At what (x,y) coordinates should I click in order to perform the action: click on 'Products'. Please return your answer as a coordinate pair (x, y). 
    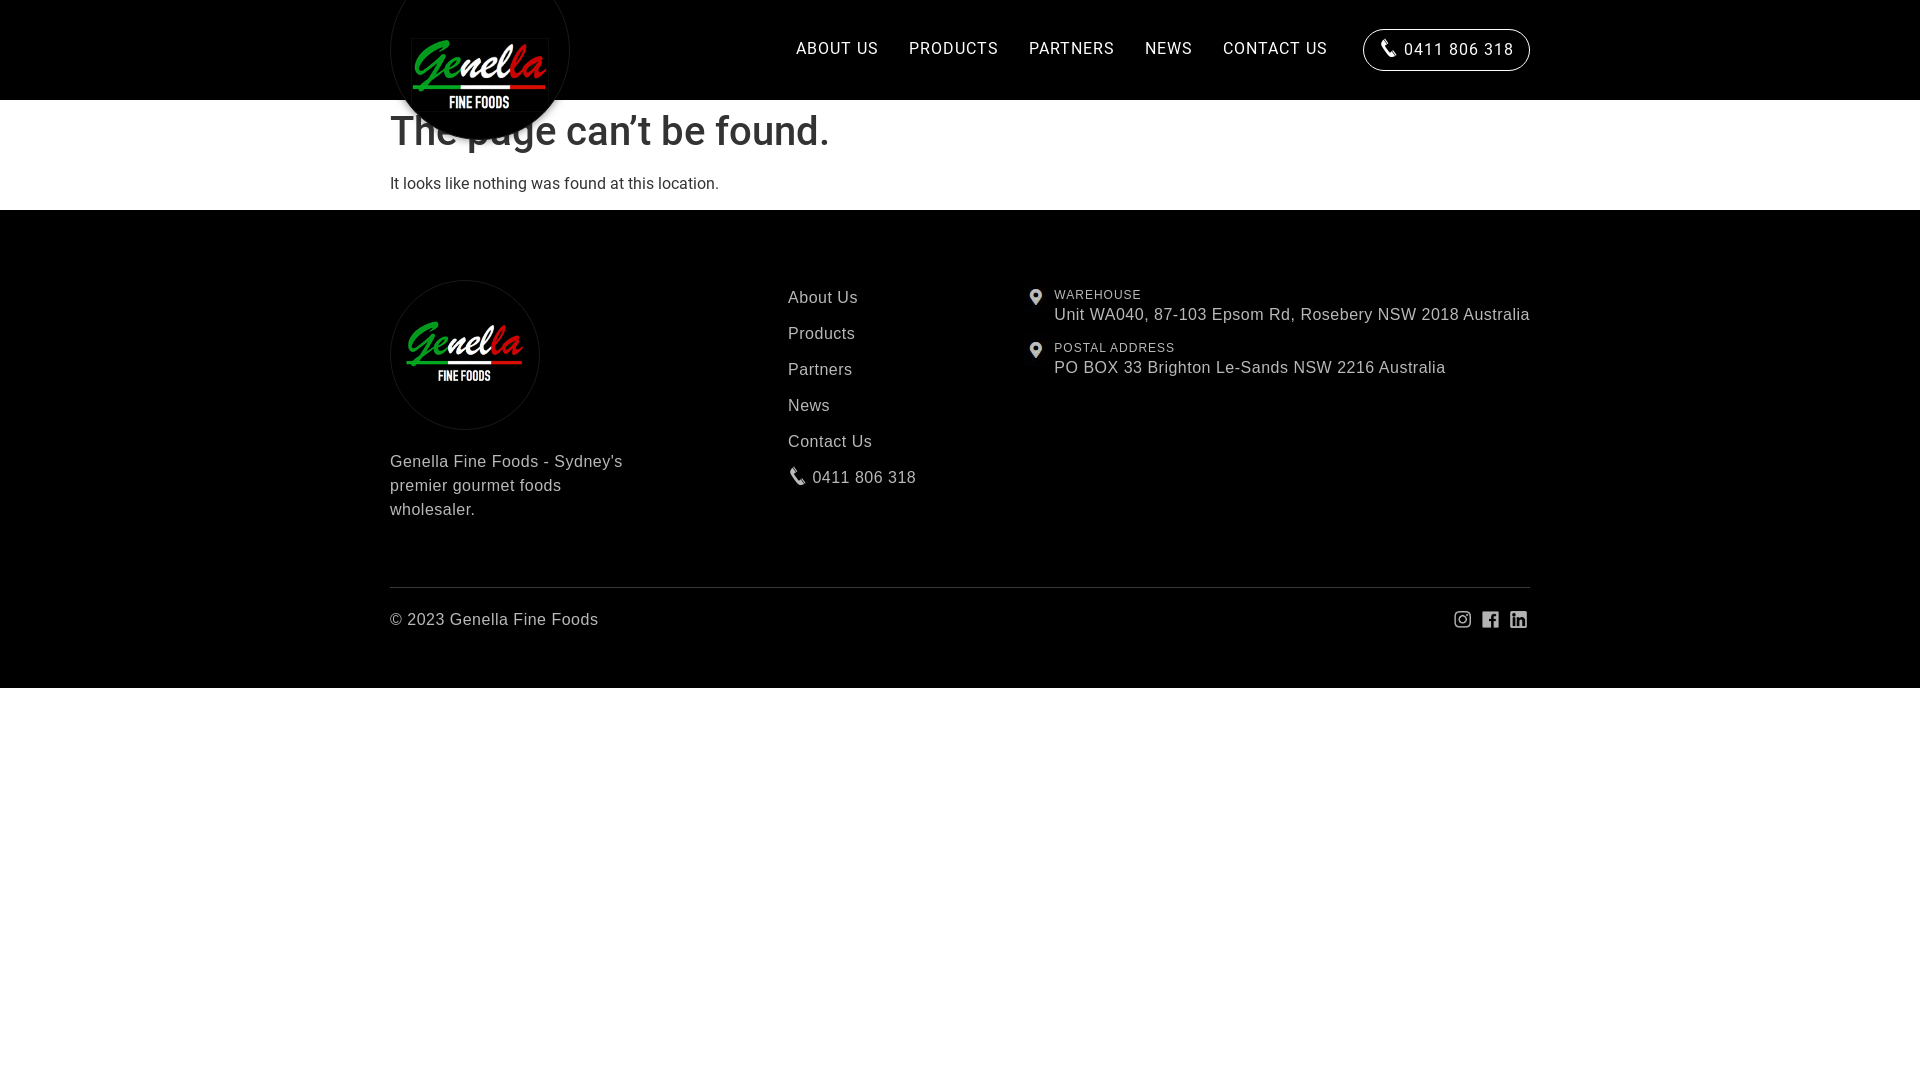
    Looking at the image, I should click on (851, 333).